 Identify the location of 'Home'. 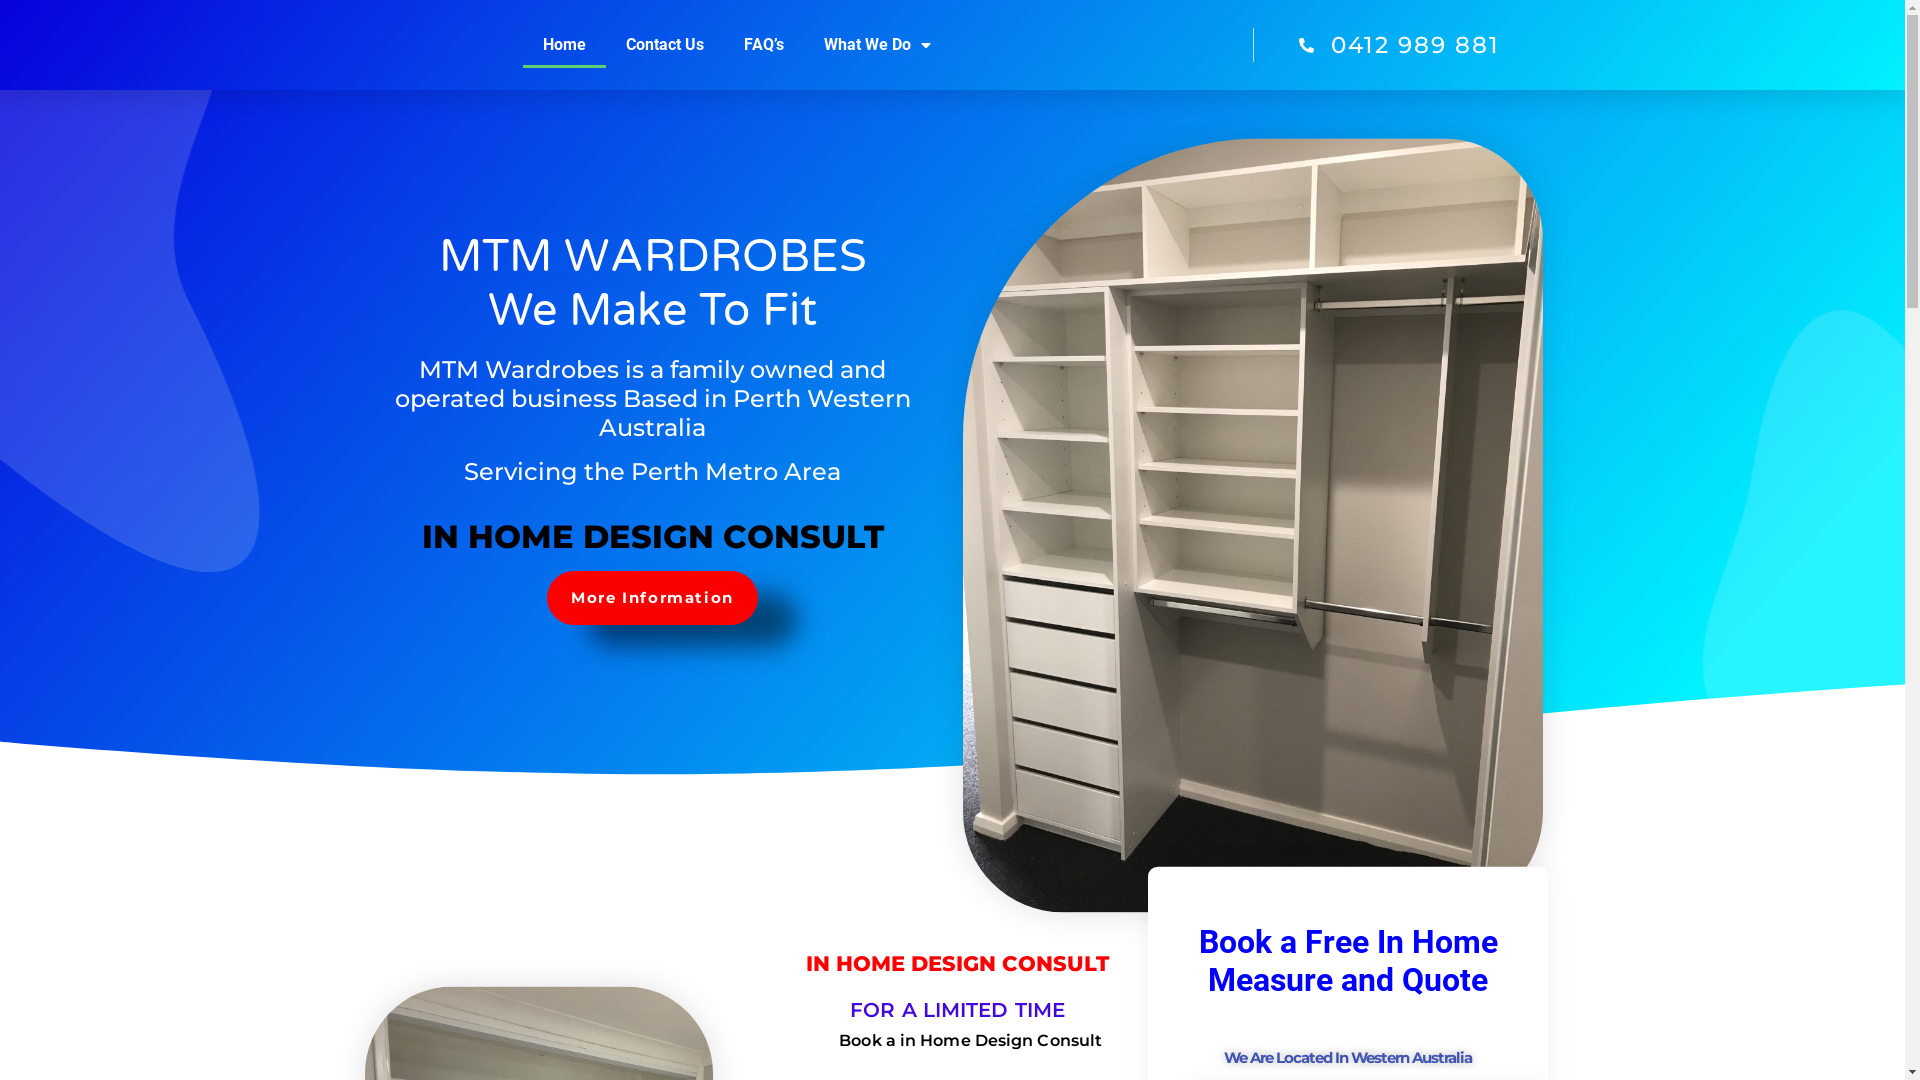
(563, 45).